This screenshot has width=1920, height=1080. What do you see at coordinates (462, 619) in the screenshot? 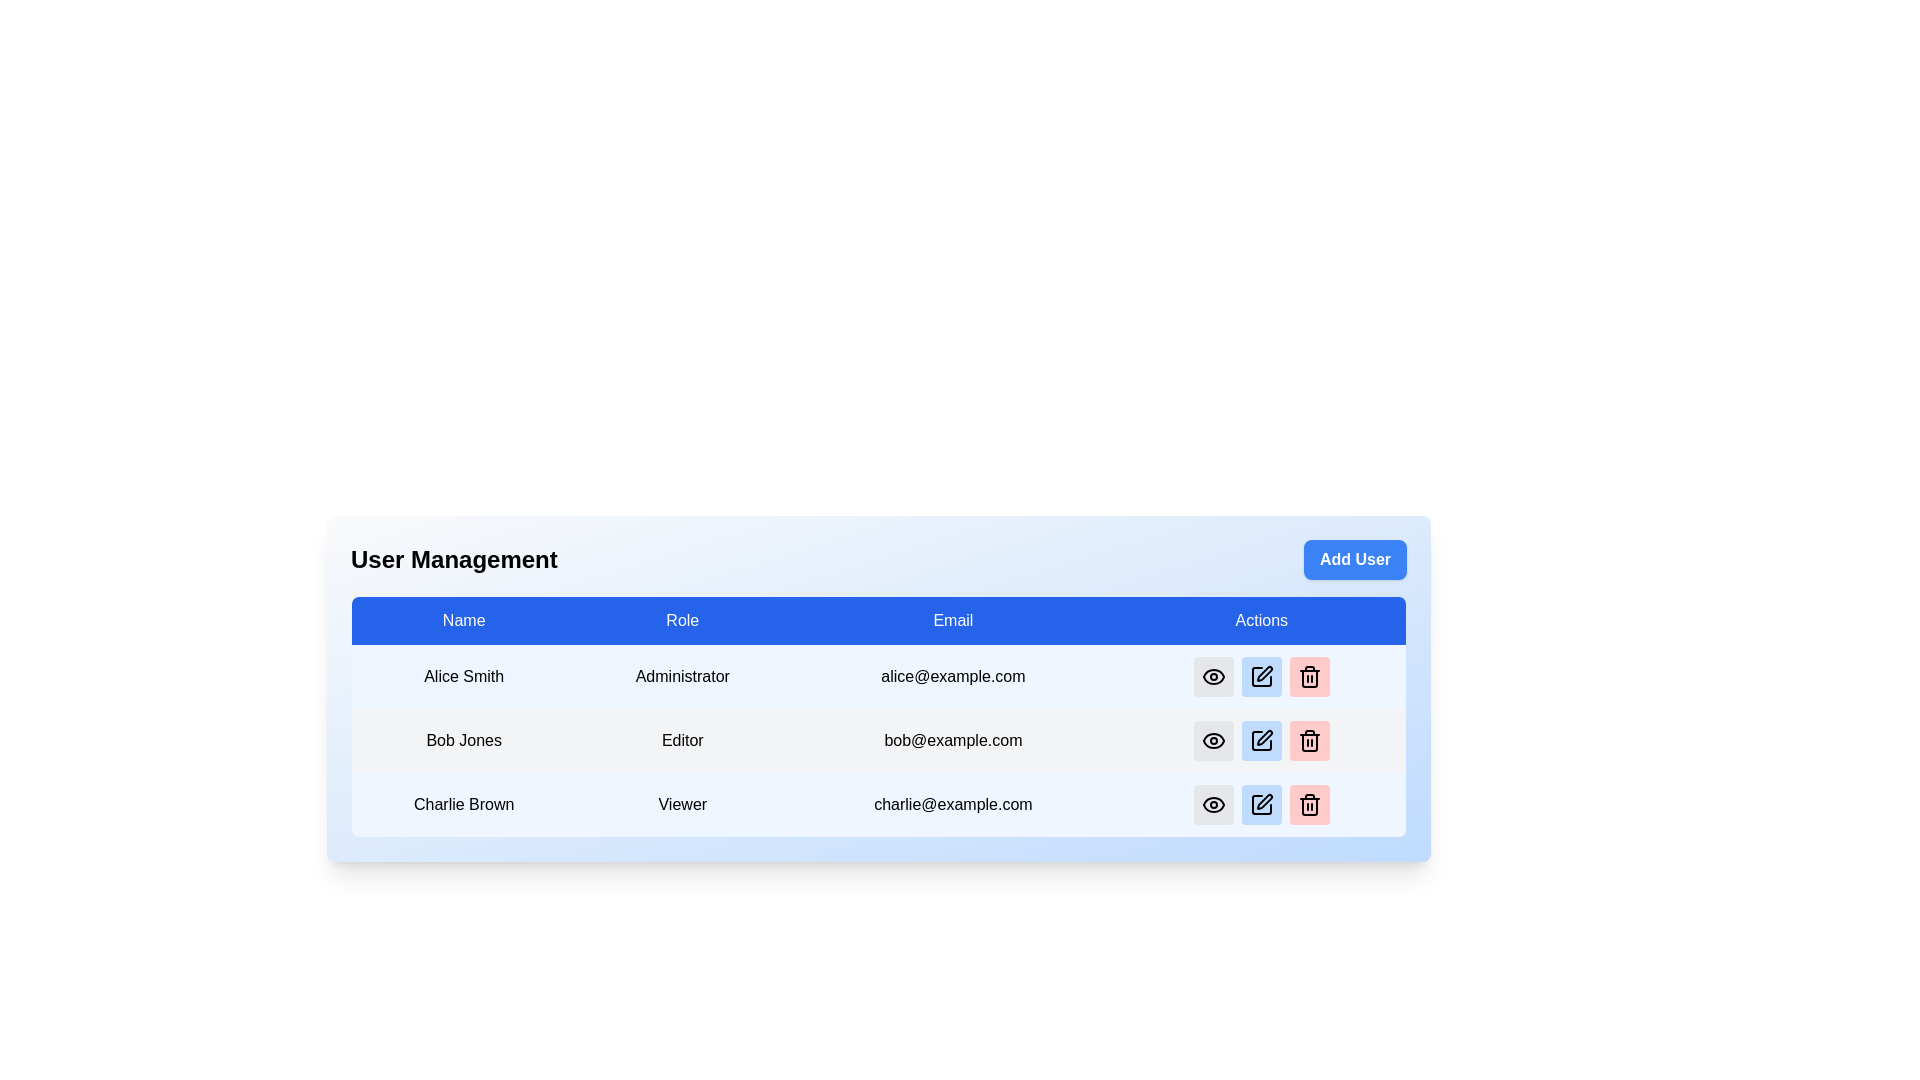
I see `the 'Name' text label, which is a bold rectangular label in white text on a blue background, positioned at the top of the user names column in the tabular layout` at bounding box center [462, 619].